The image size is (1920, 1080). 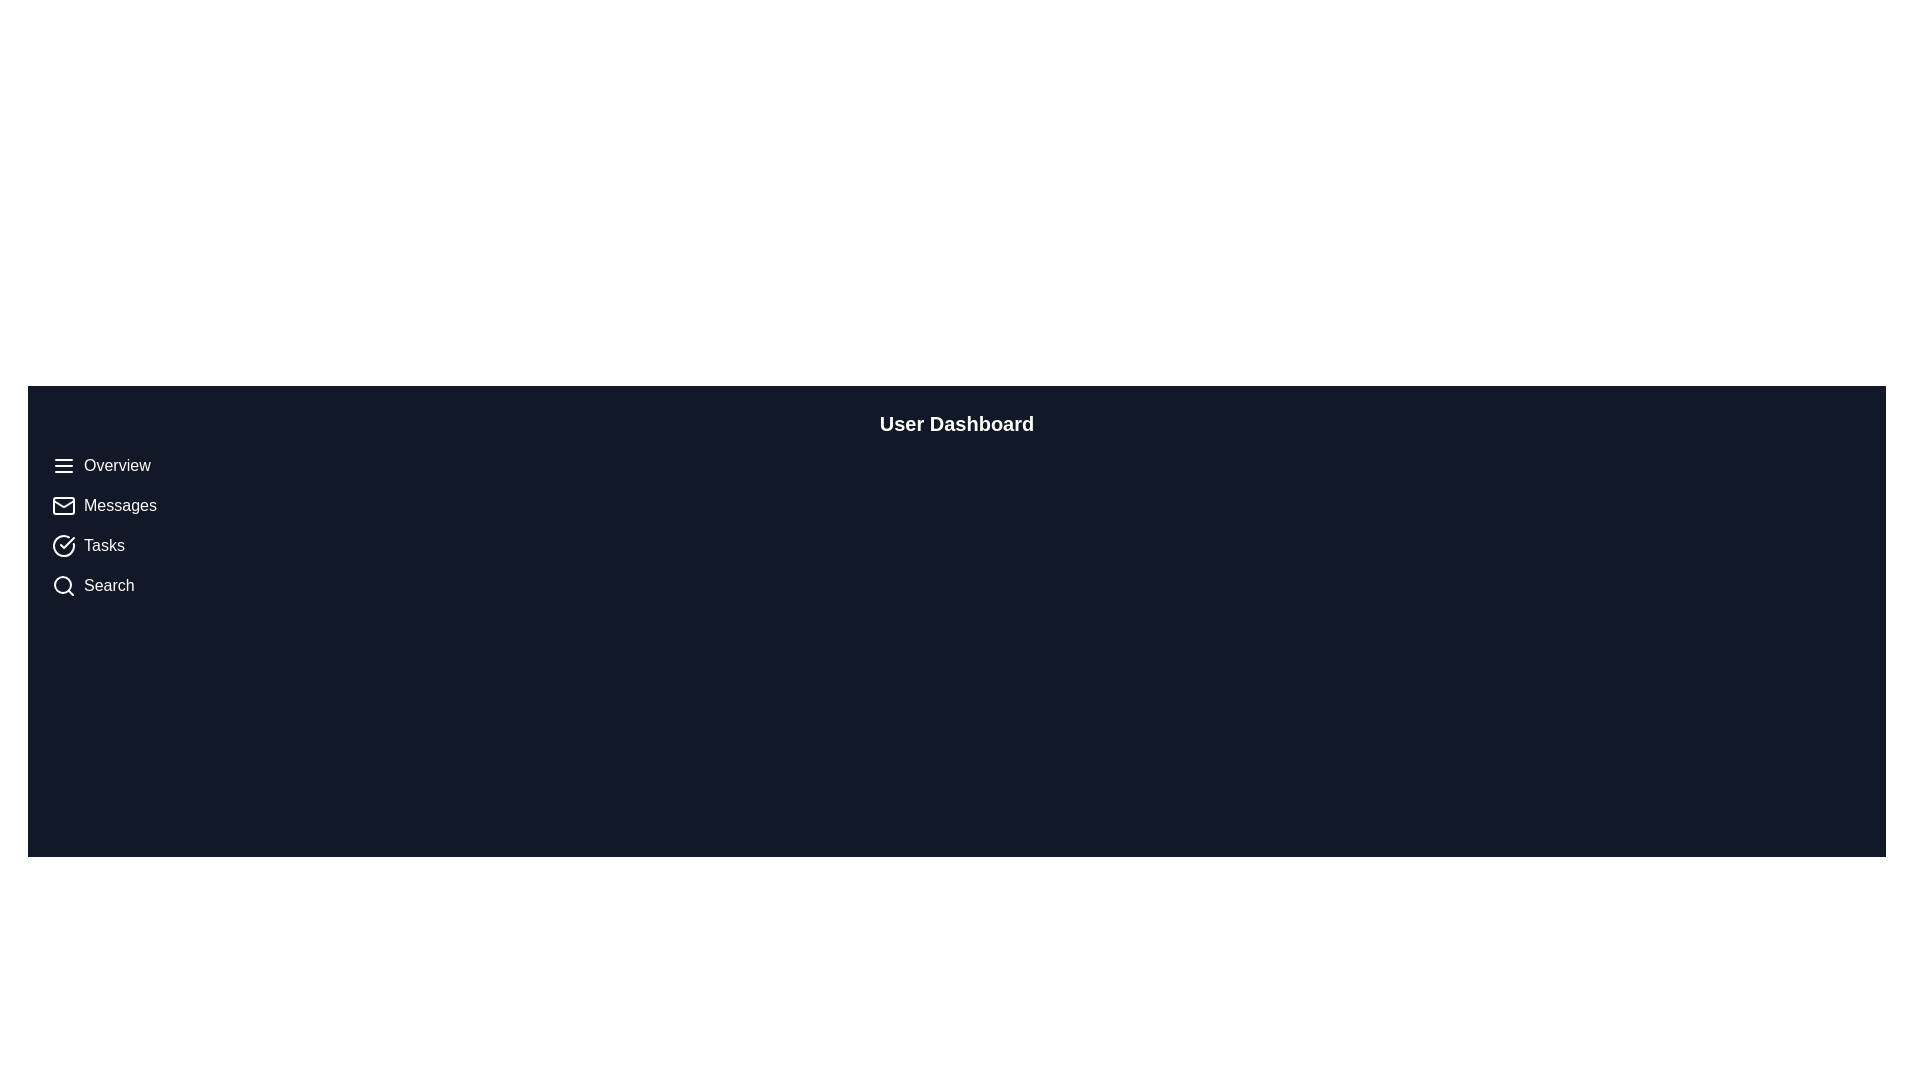 I want to click on the SVG rectangle element representing the envelope part of the mail icon, located at the top center of the rectangular icon, so click(x=63, y=504).